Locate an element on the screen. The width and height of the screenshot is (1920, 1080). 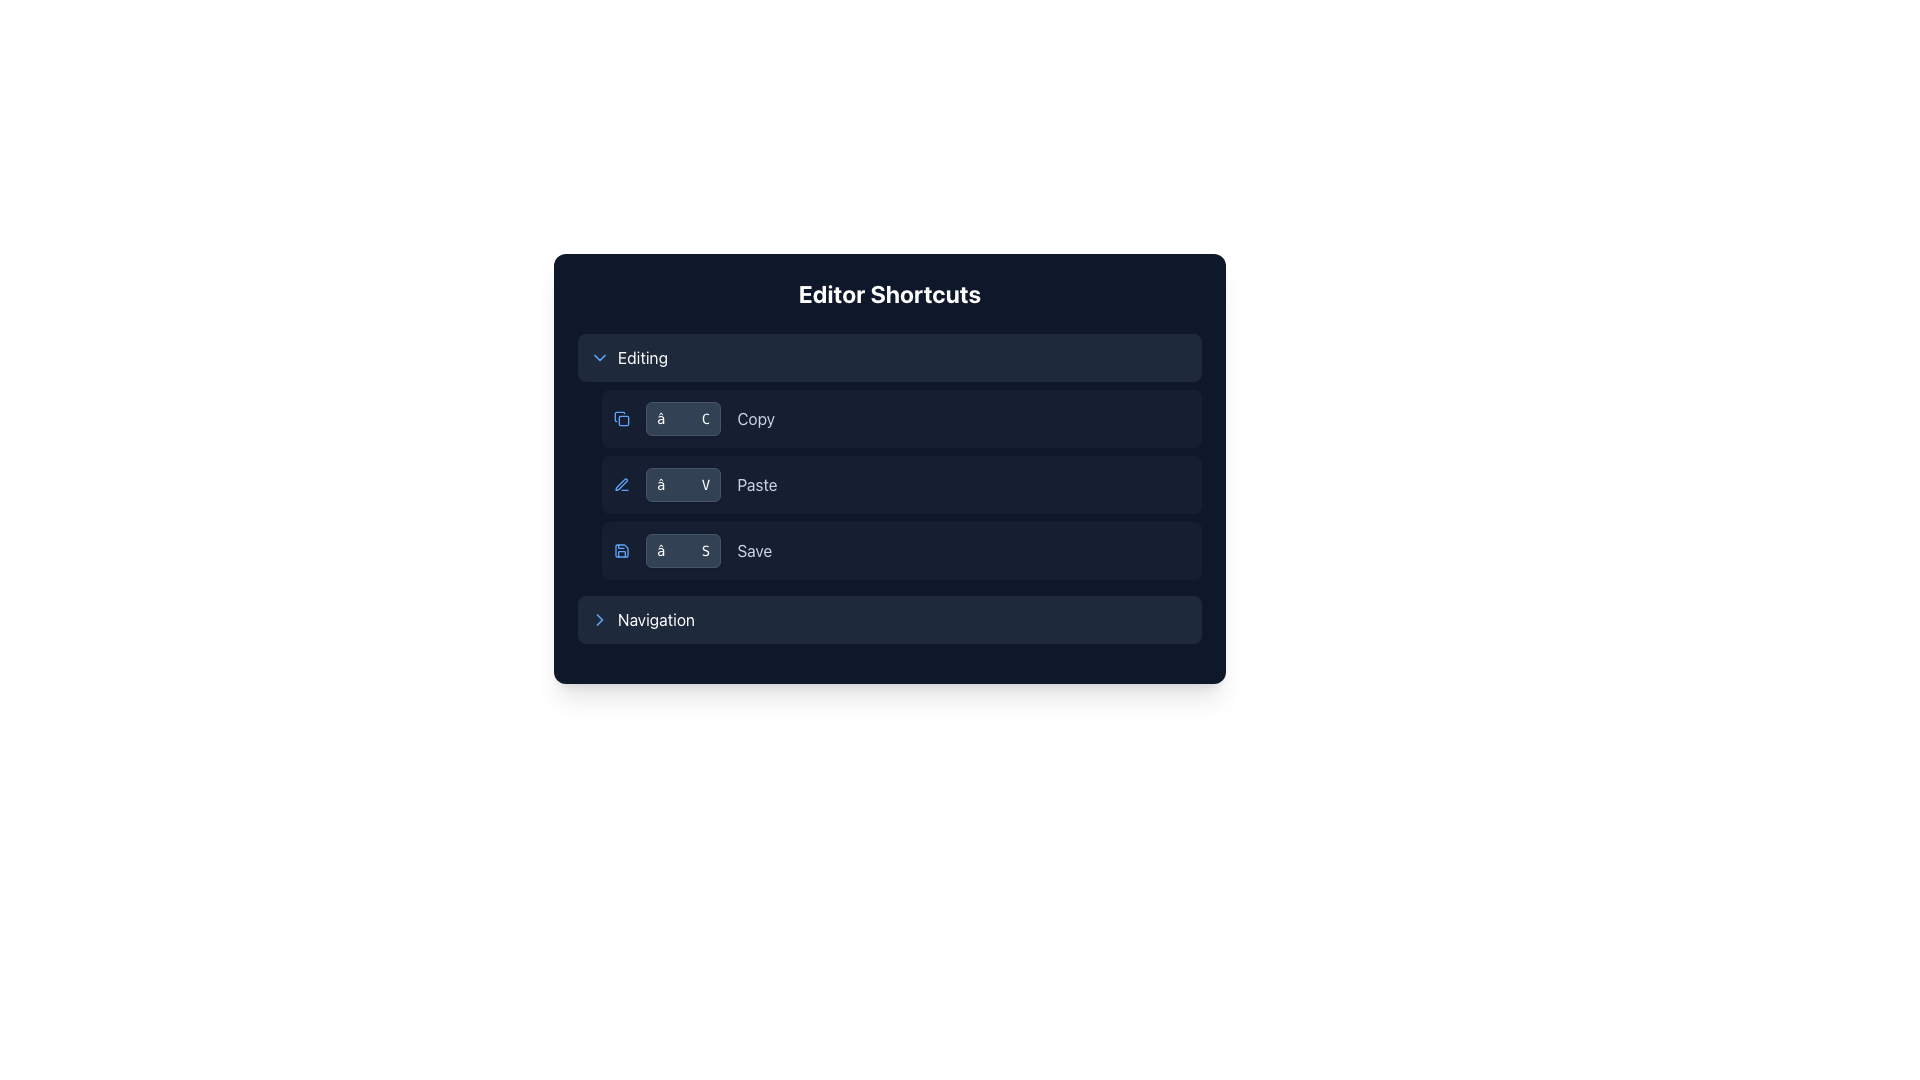
the keyboard shortcut associated with the 'Save' shortcut indicator panel, which displays '⌘ S' in the middle of the dark-themed panel is located at coordinates (901, 551).